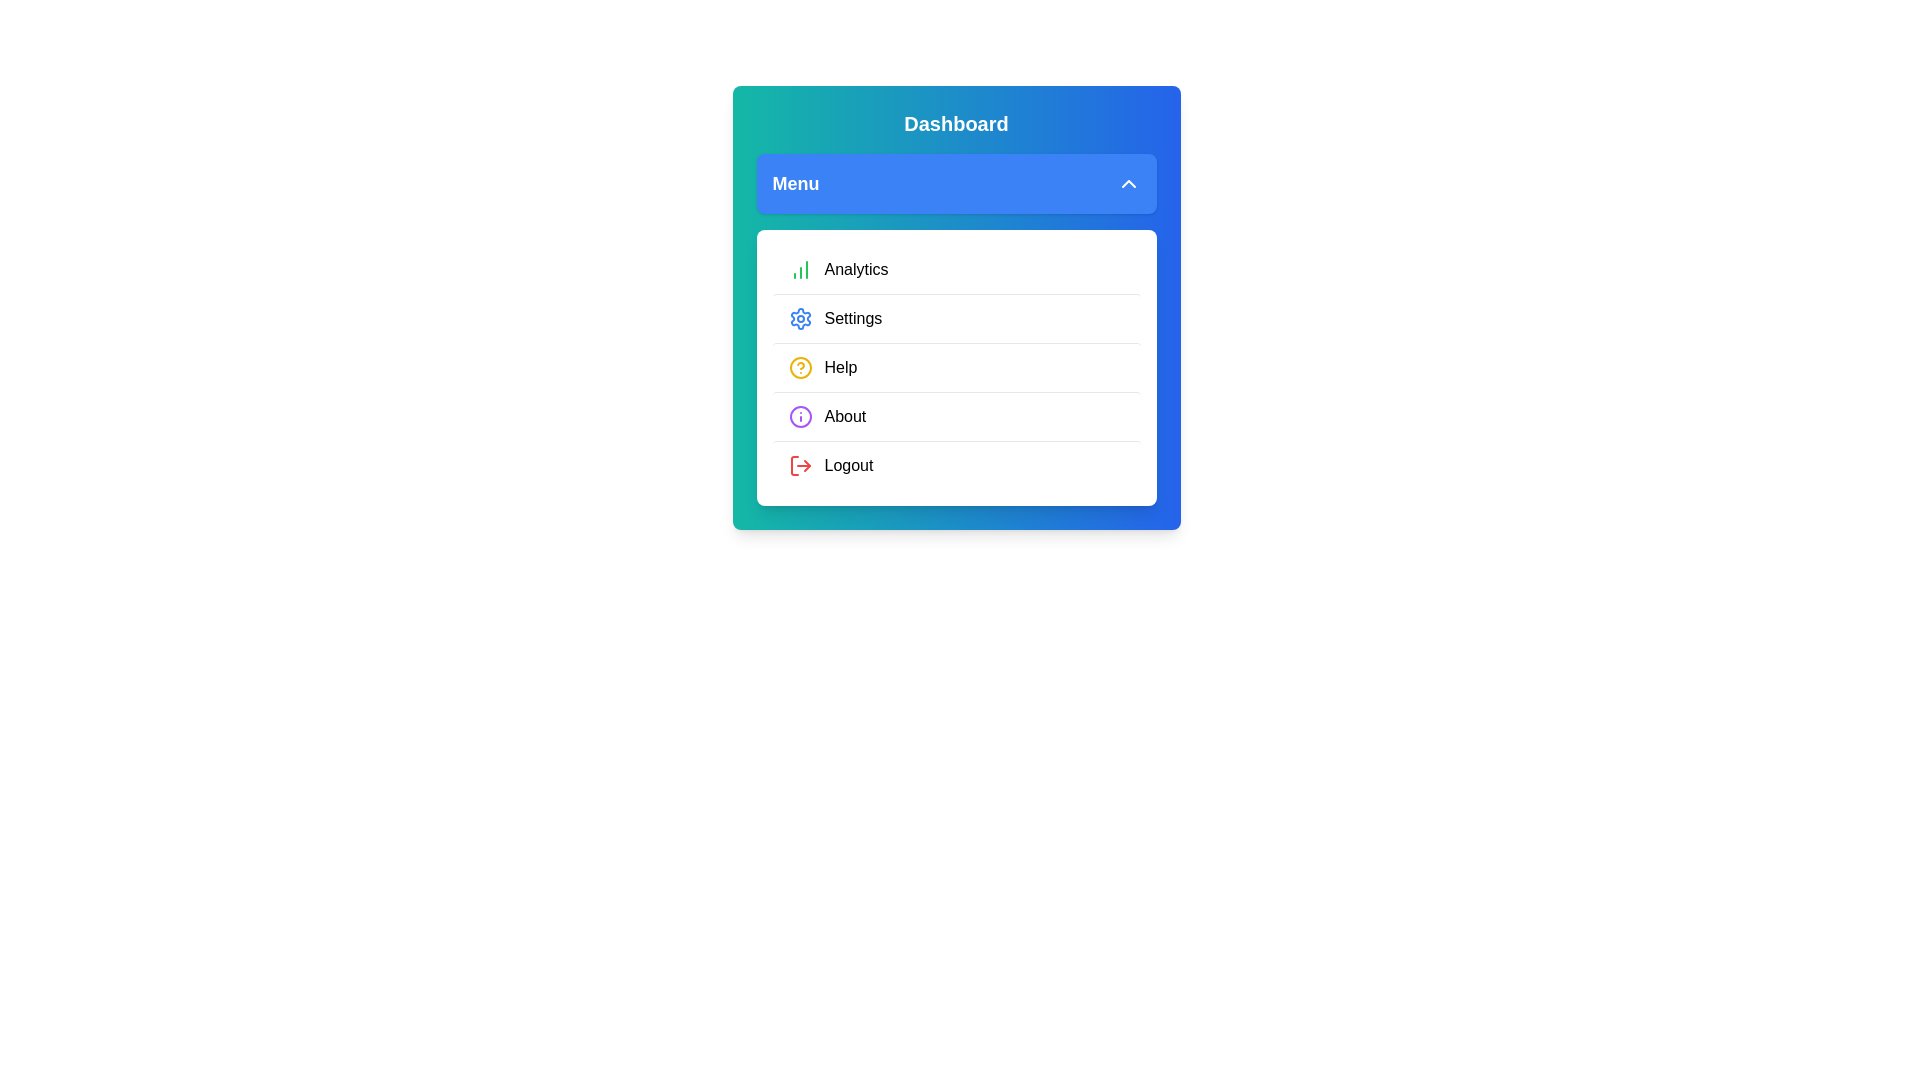 This screenshot has width=1920, height=1080. Describe the element at coordinates (800, 318) in the screenshot. I see `the blue decorative gear-like icon located in the dropdown menu adjacent to the 'Settings' label` at that location.